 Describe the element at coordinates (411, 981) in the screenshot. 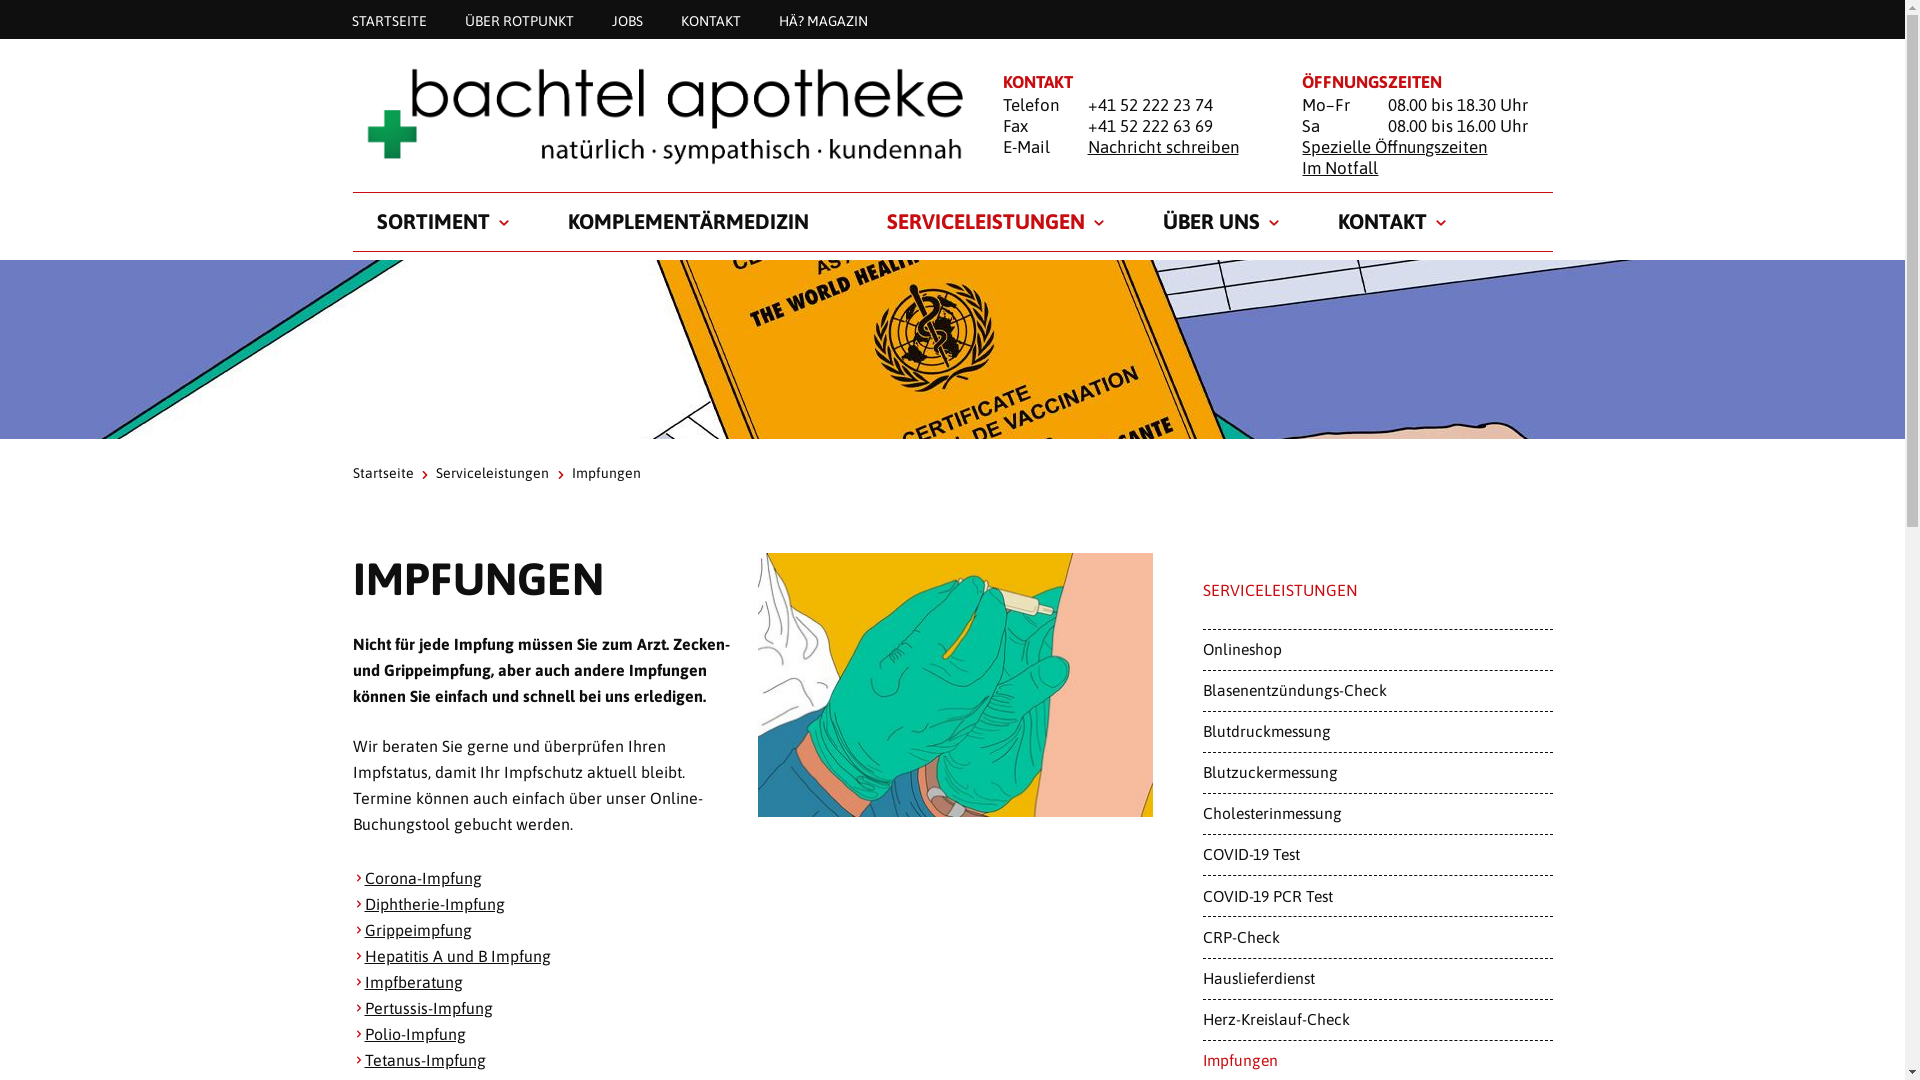

I see `'Impfberatung'` at that location.